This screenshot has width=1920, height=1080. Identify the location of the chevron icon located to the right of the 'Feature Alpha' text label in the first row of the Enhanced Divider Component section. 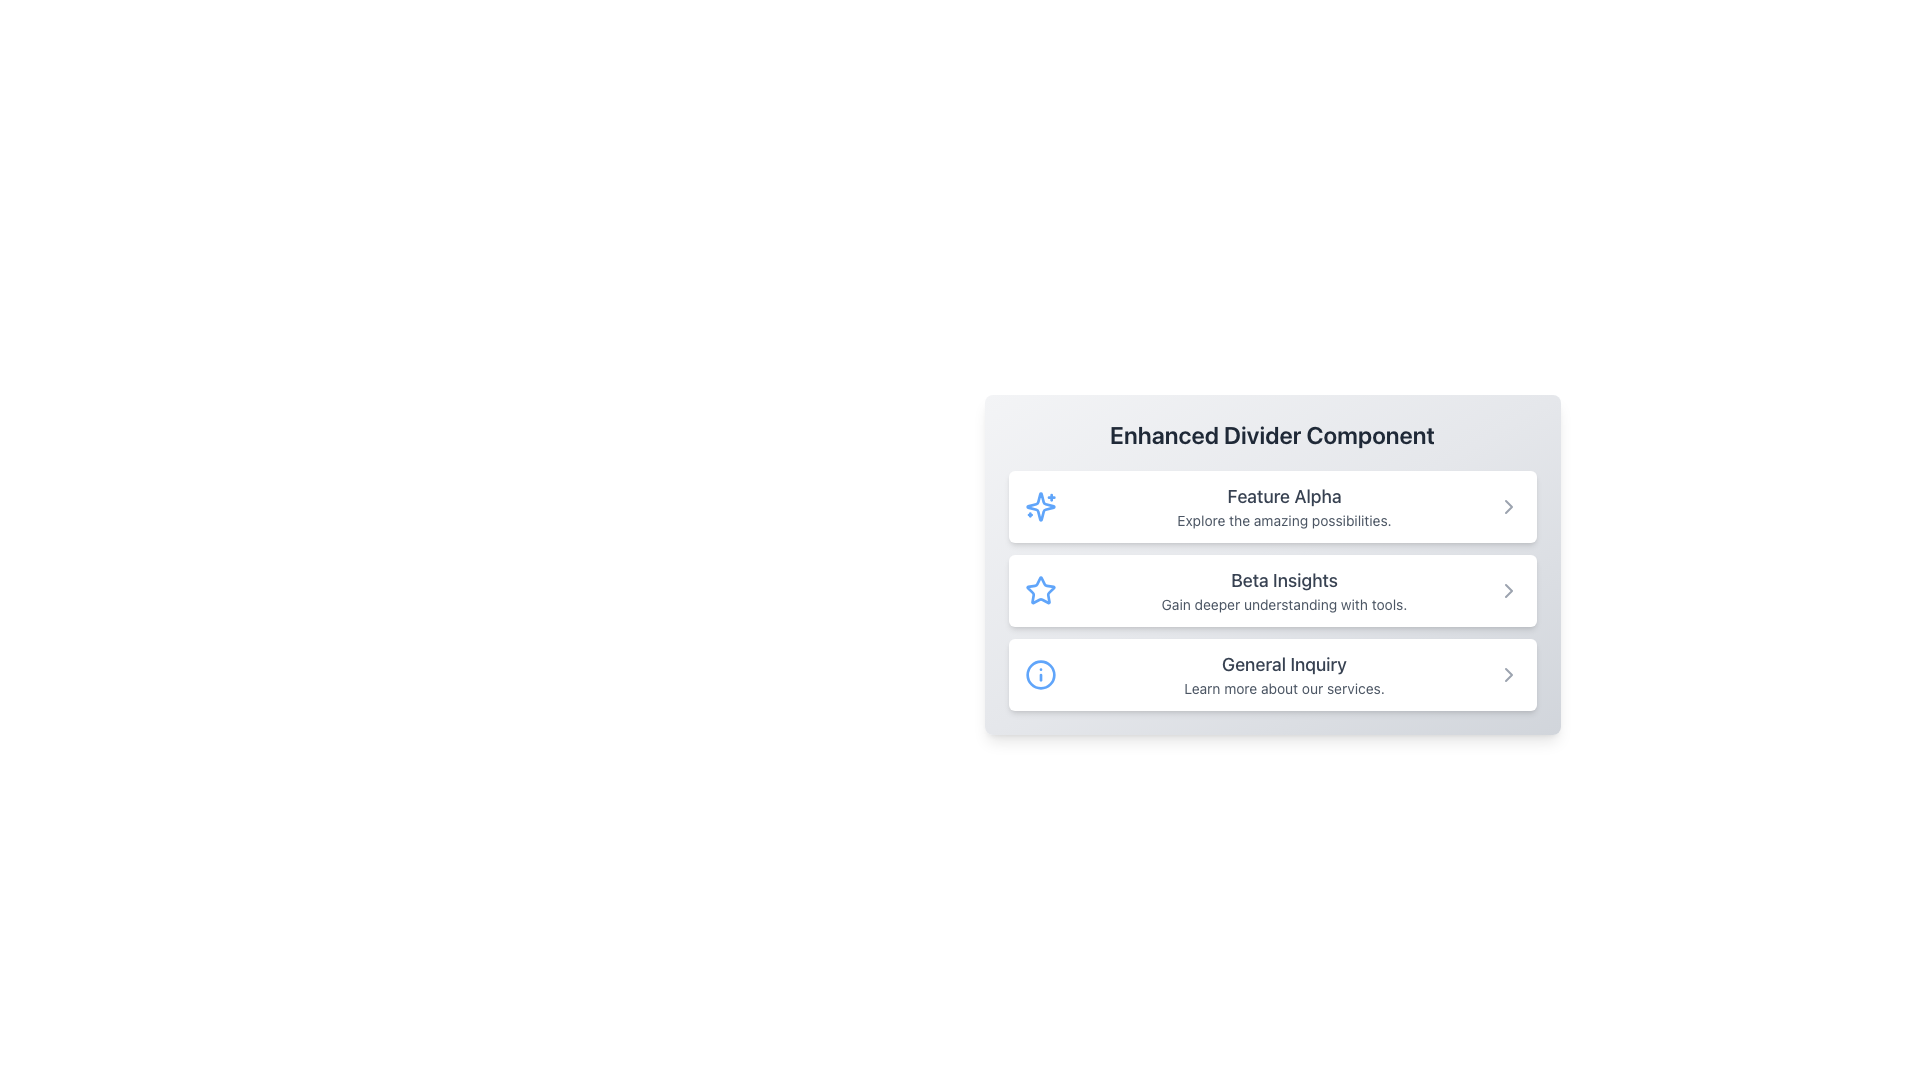
(1508, 505).